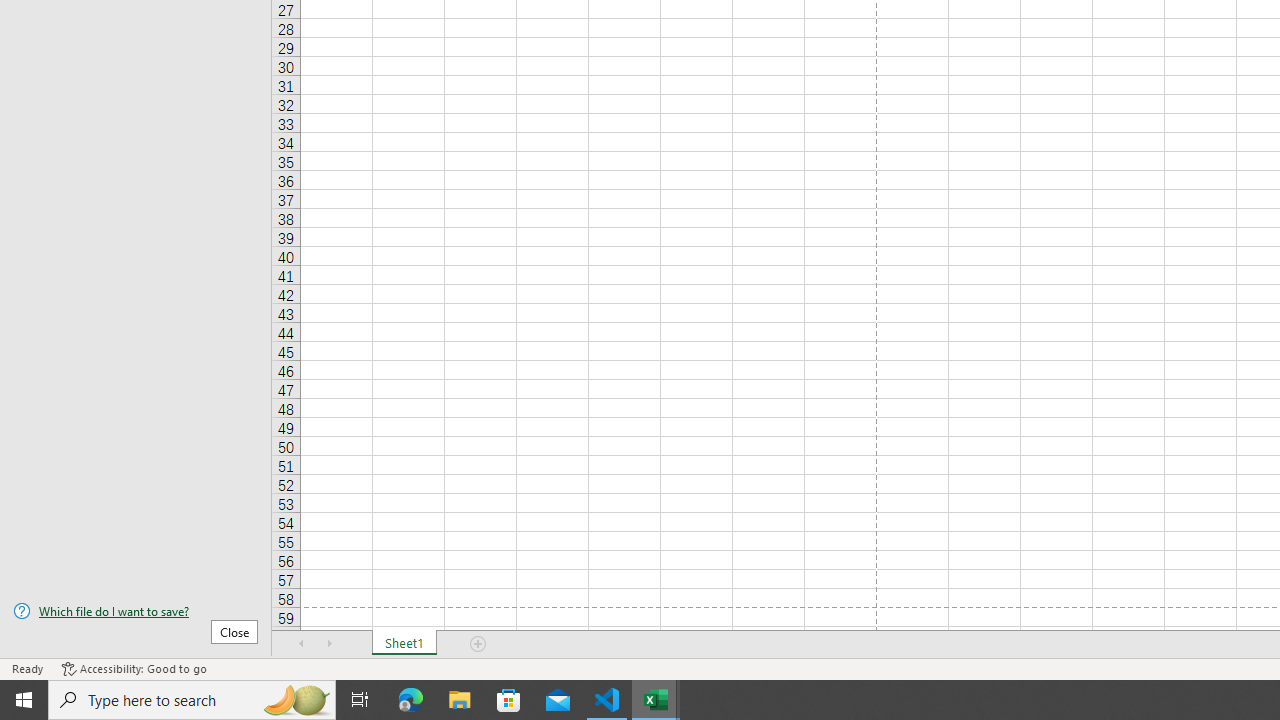 This screenshot has height=720, width=1280. I want to click on 'Microsoft Edge', so click(410, 698).